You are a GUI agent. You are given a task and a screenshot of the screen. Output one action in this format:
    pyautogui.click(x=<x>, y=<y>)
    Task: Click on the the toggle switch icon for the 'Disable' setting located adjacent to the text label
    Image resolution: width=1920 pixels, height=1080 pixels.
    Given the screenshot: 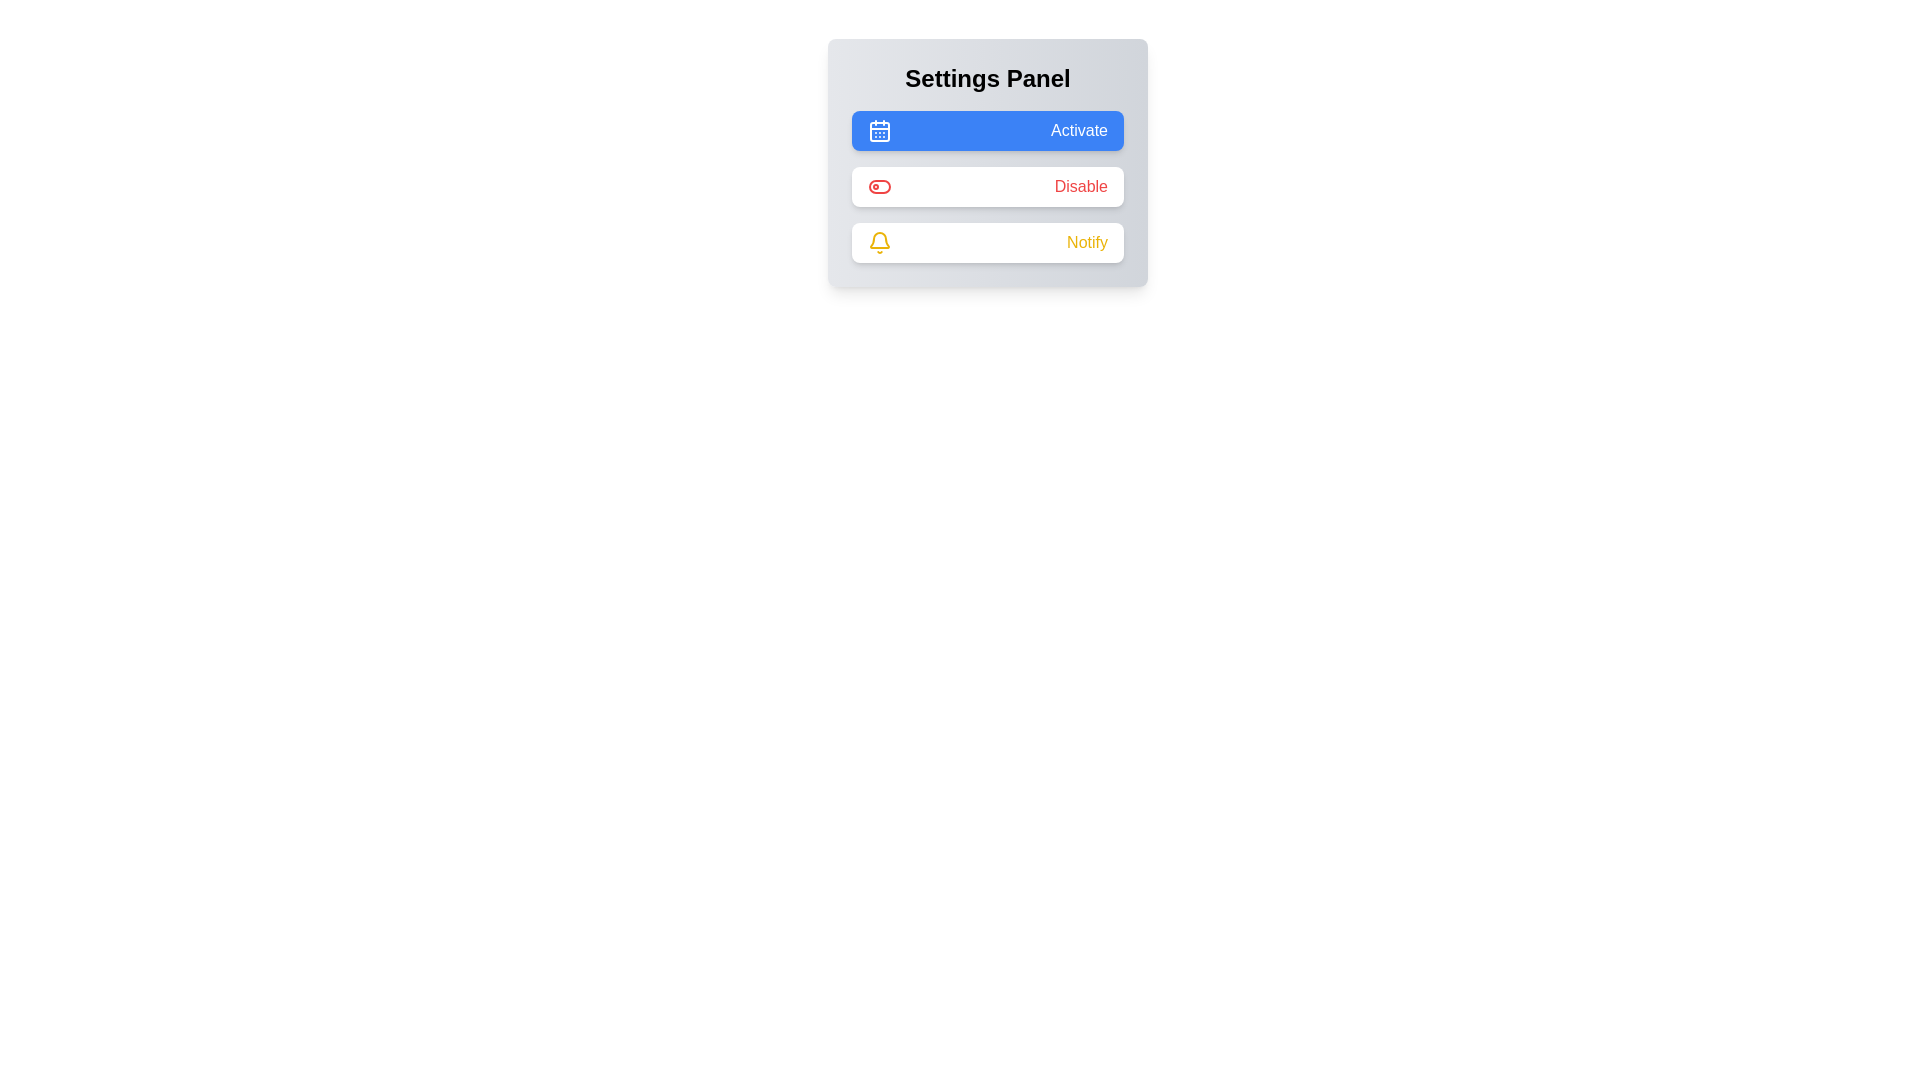 What is the action you would take?
    pyautogui.click(x=879, y=186)
    